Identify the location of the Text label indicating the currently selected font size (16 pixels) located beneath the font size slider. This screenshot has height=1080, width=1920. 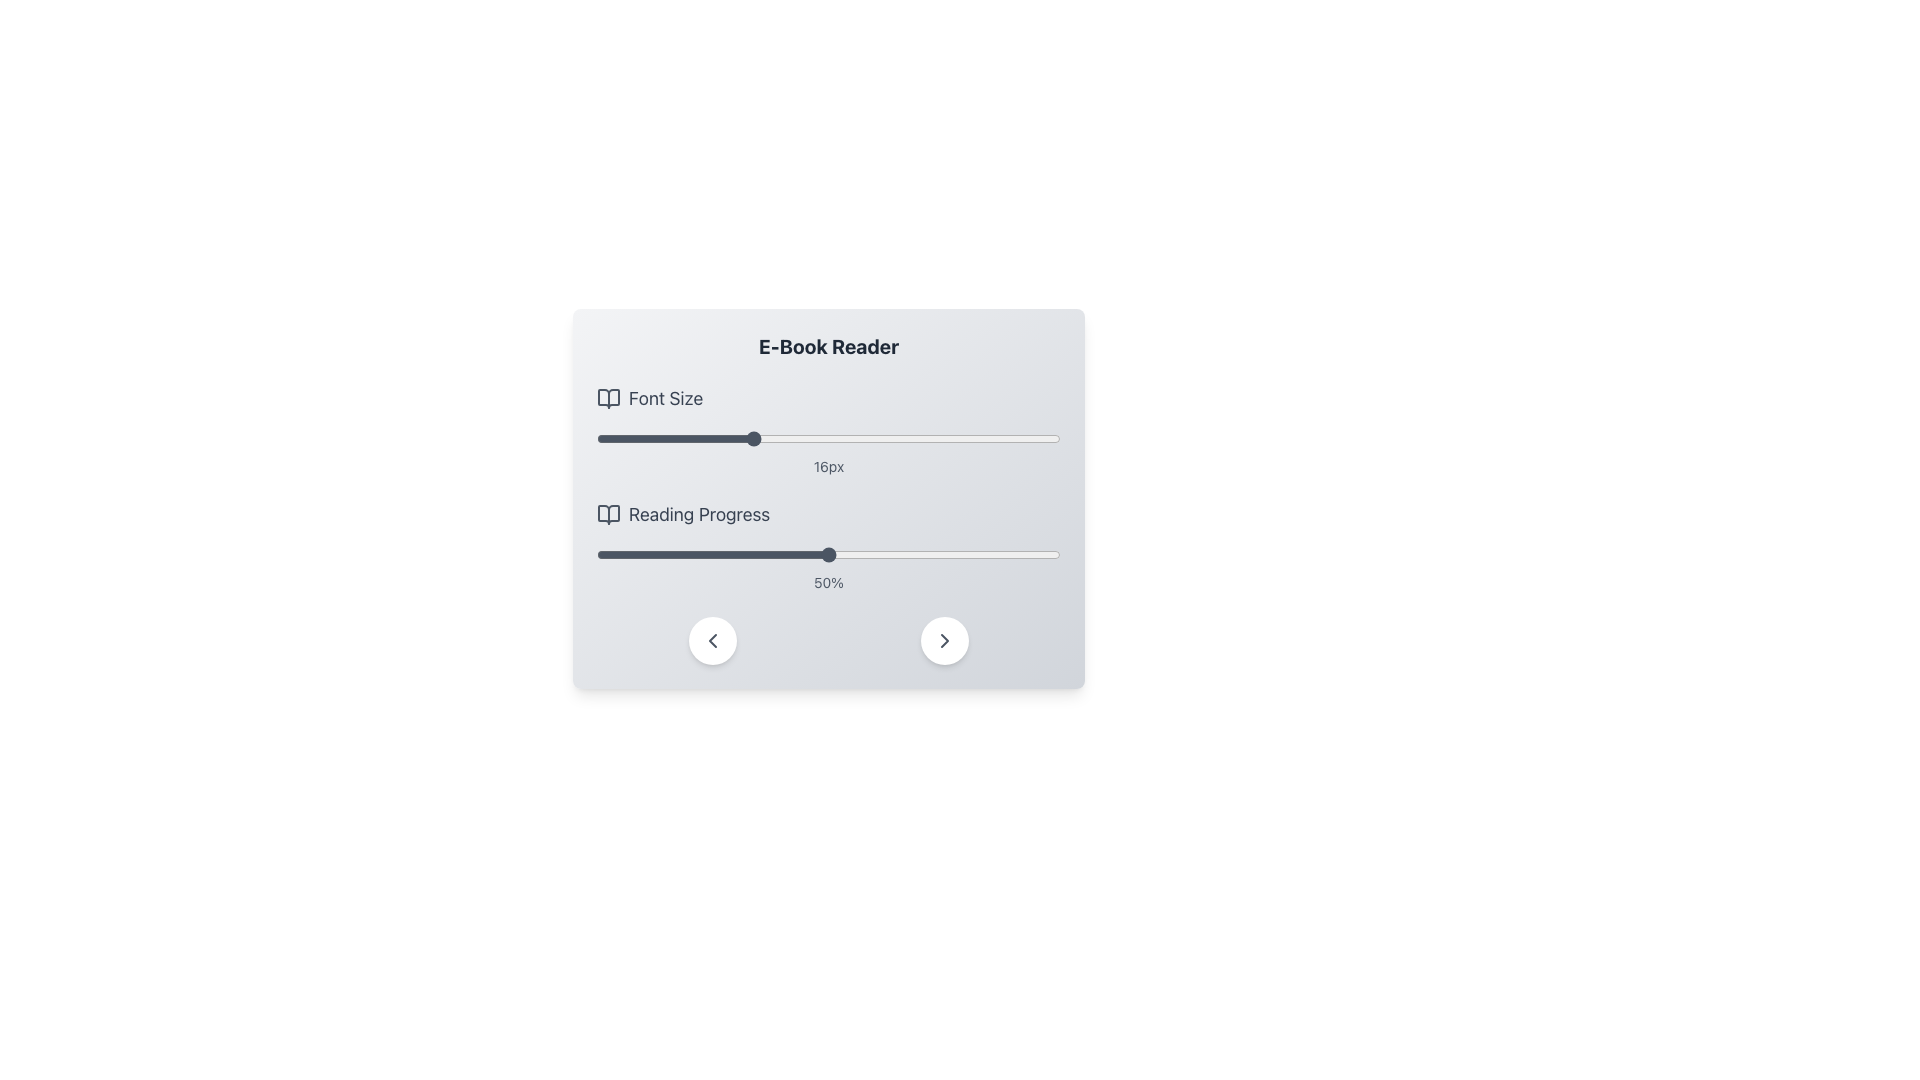
(829, 466).